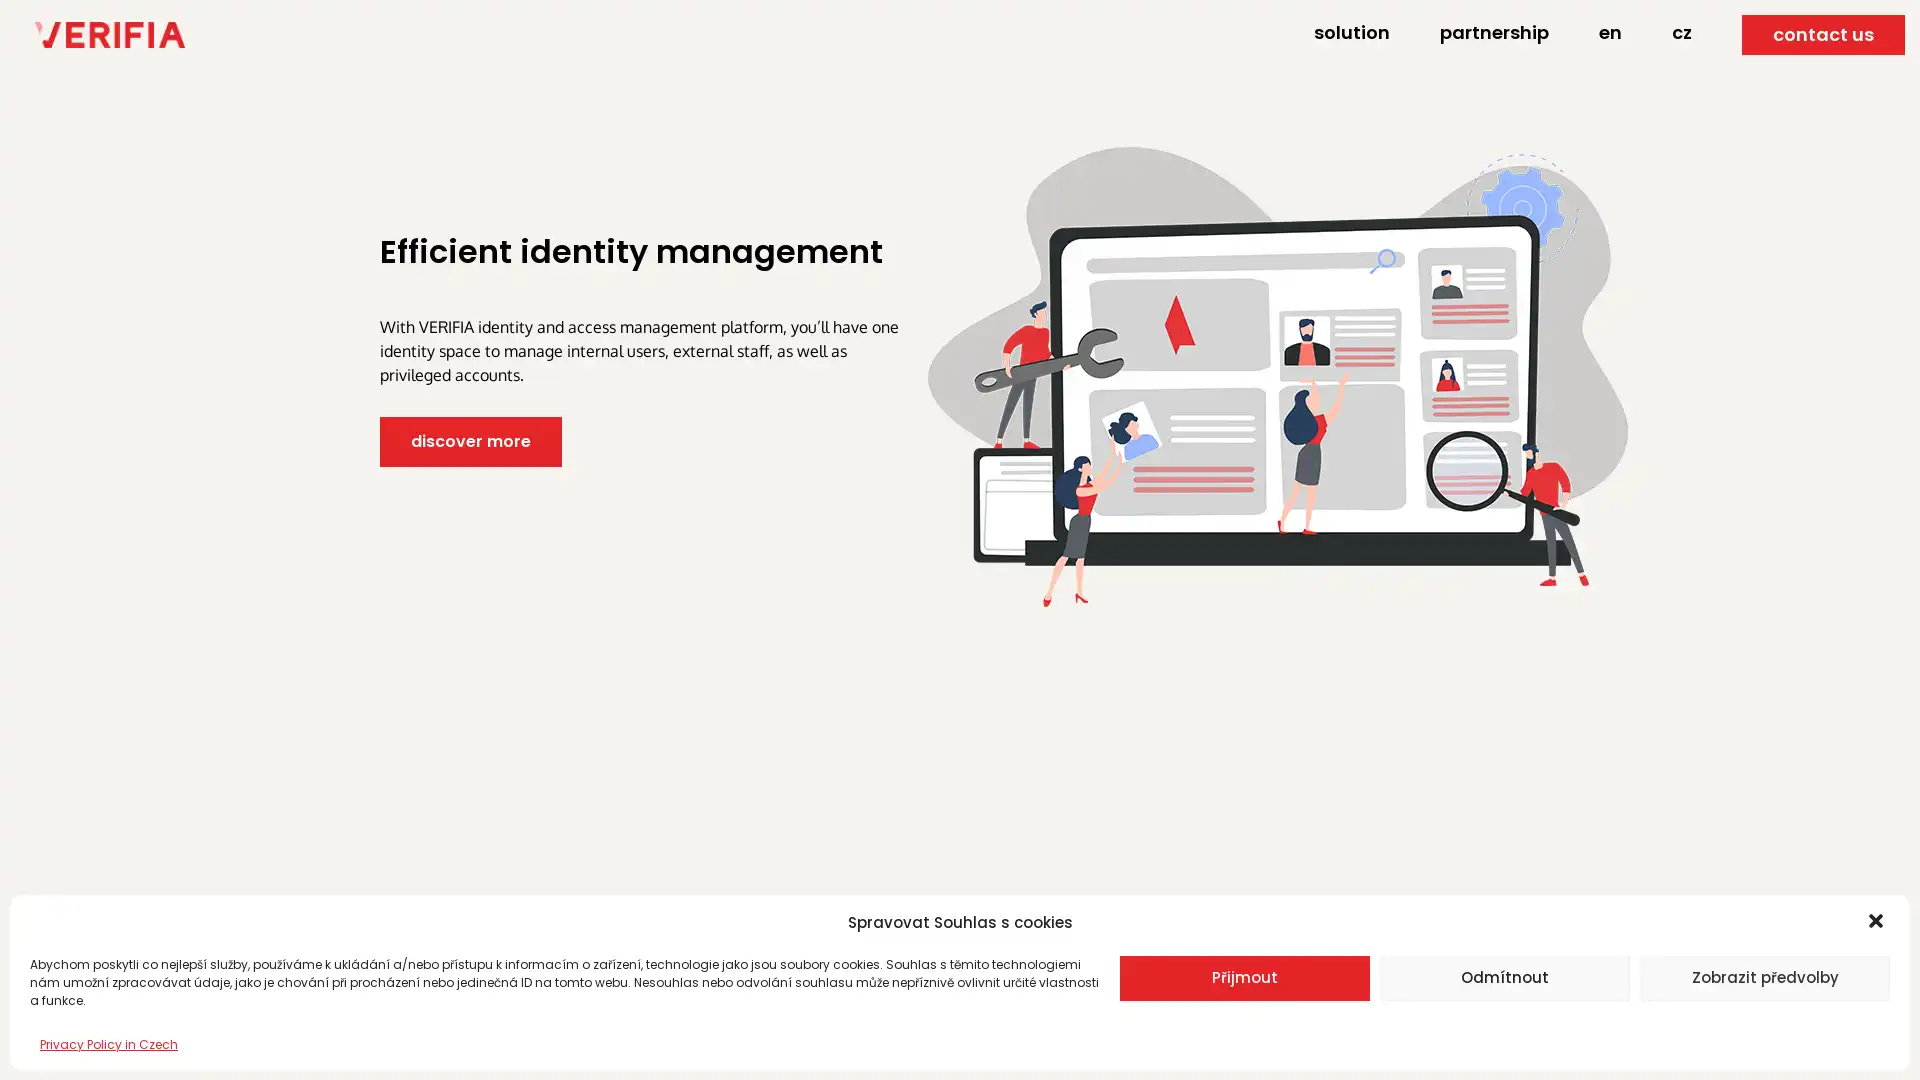 The image size is (1920, 1080). What do you see at coordinates (1505, 976) in the screenshot?
I see `Odmitnout` at bounding box center [1505, 976].